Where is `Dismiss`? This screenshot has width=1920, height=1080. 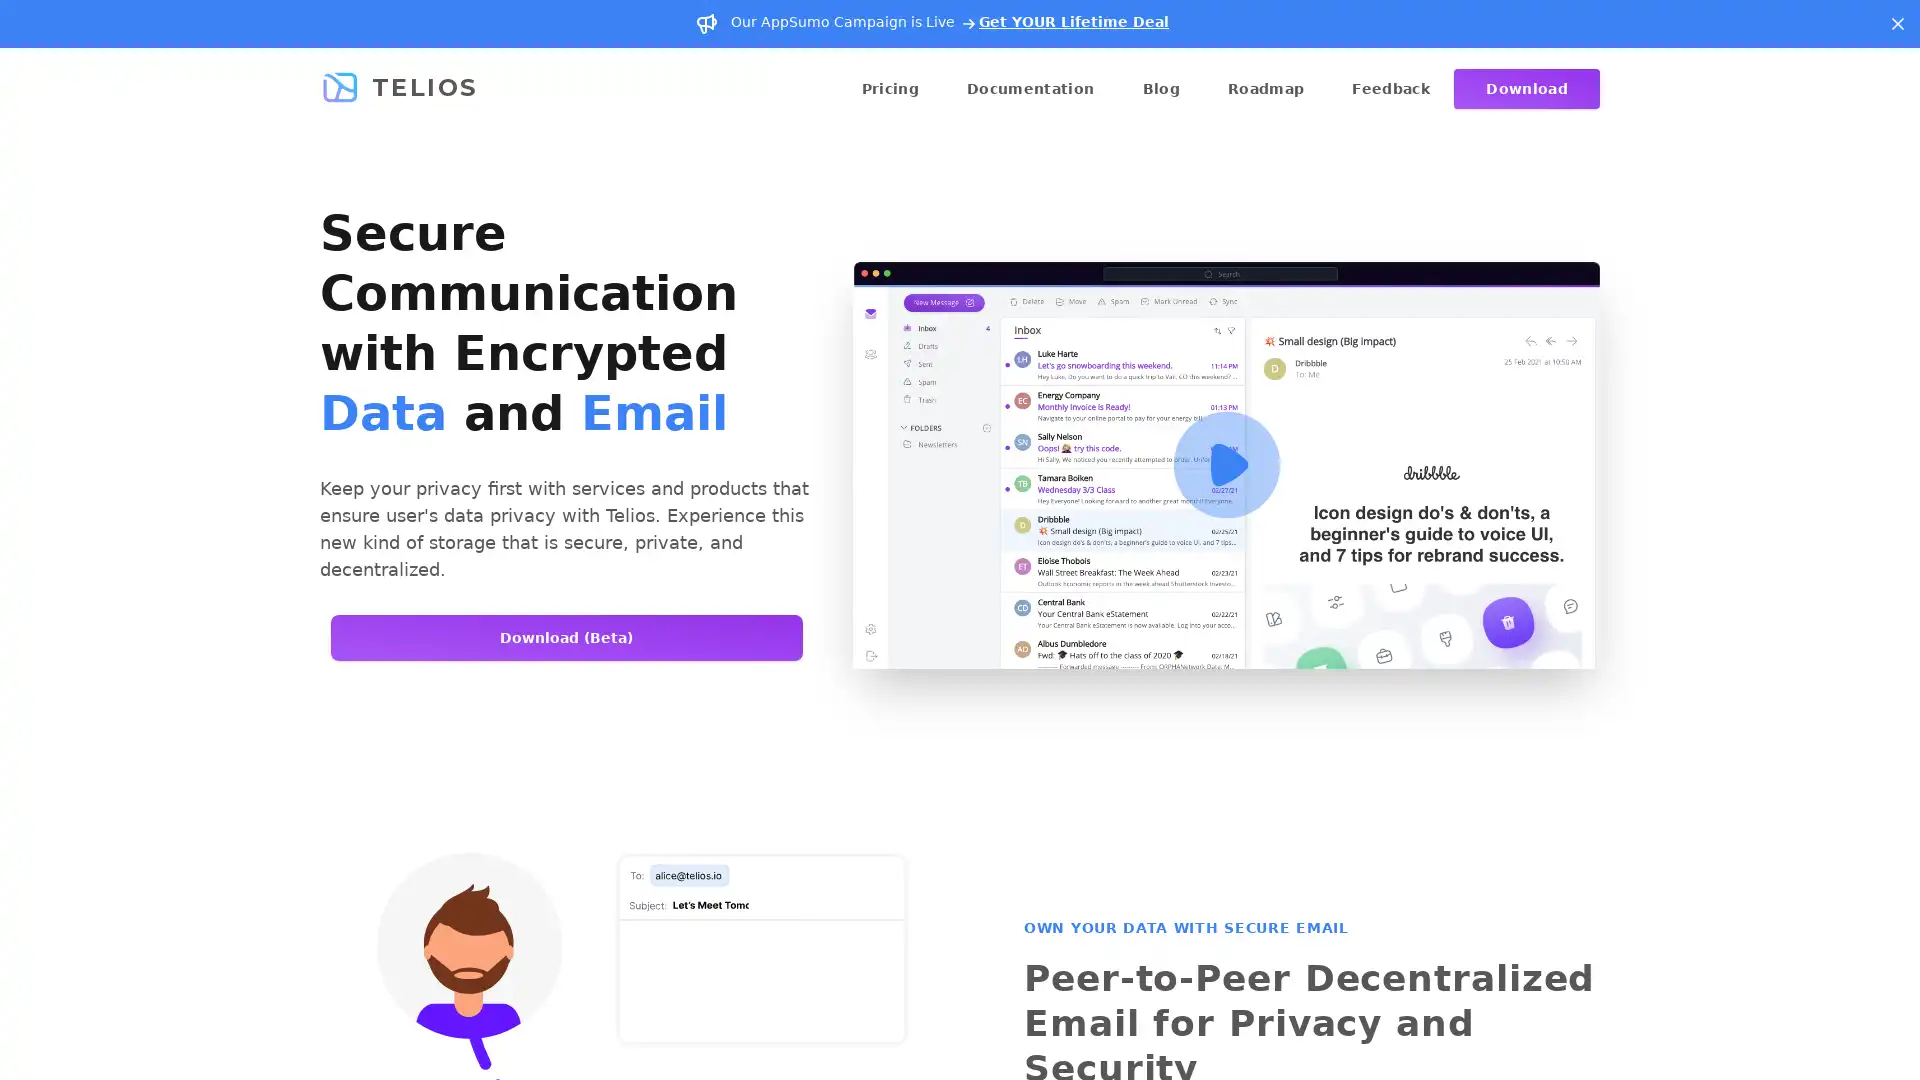
Dismiss is located at coordinates (1896, 23).